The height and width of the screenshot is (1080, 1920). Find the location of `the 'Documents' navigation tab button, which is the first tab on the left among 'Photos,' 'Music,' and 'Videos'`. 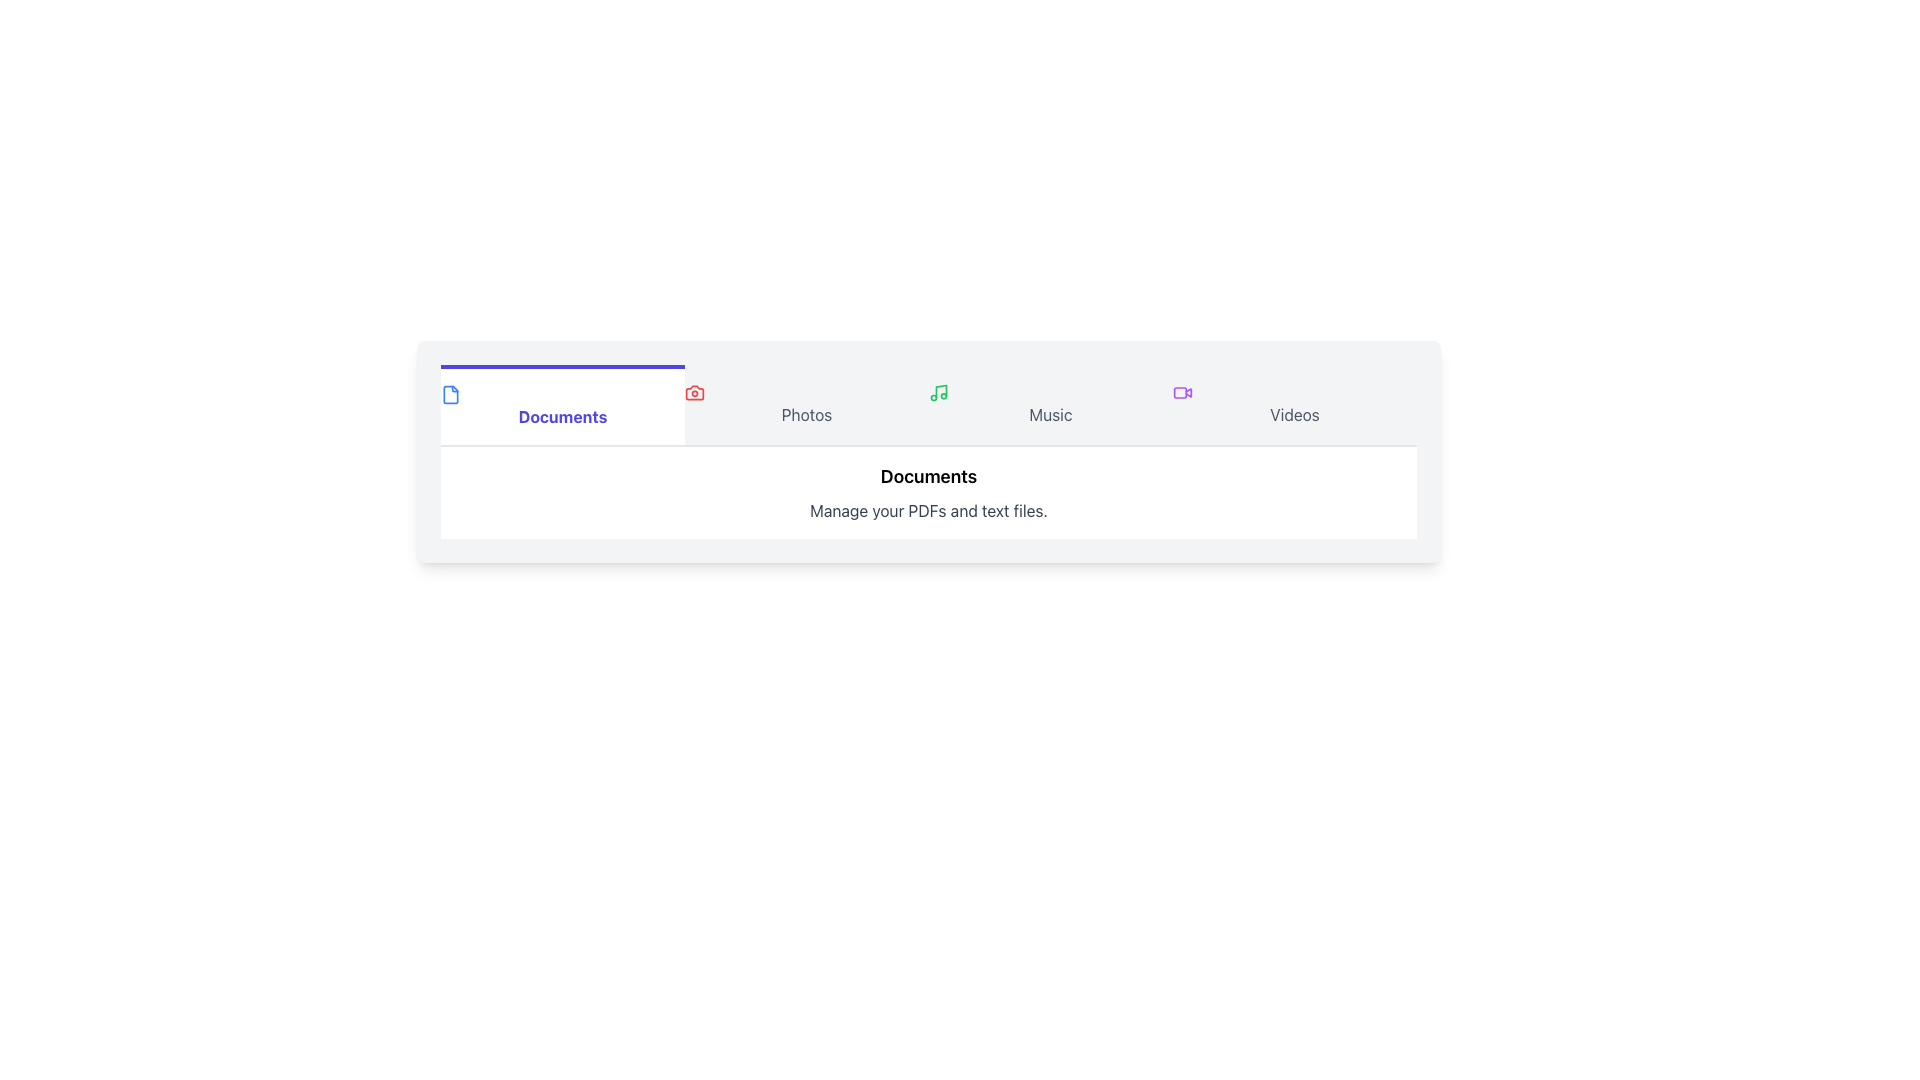

the 'Documents' navigation tab button, which is the first tab on the left among 'Photos,' 'Music,' and 'Videos' is located at coordinates (561, 405).